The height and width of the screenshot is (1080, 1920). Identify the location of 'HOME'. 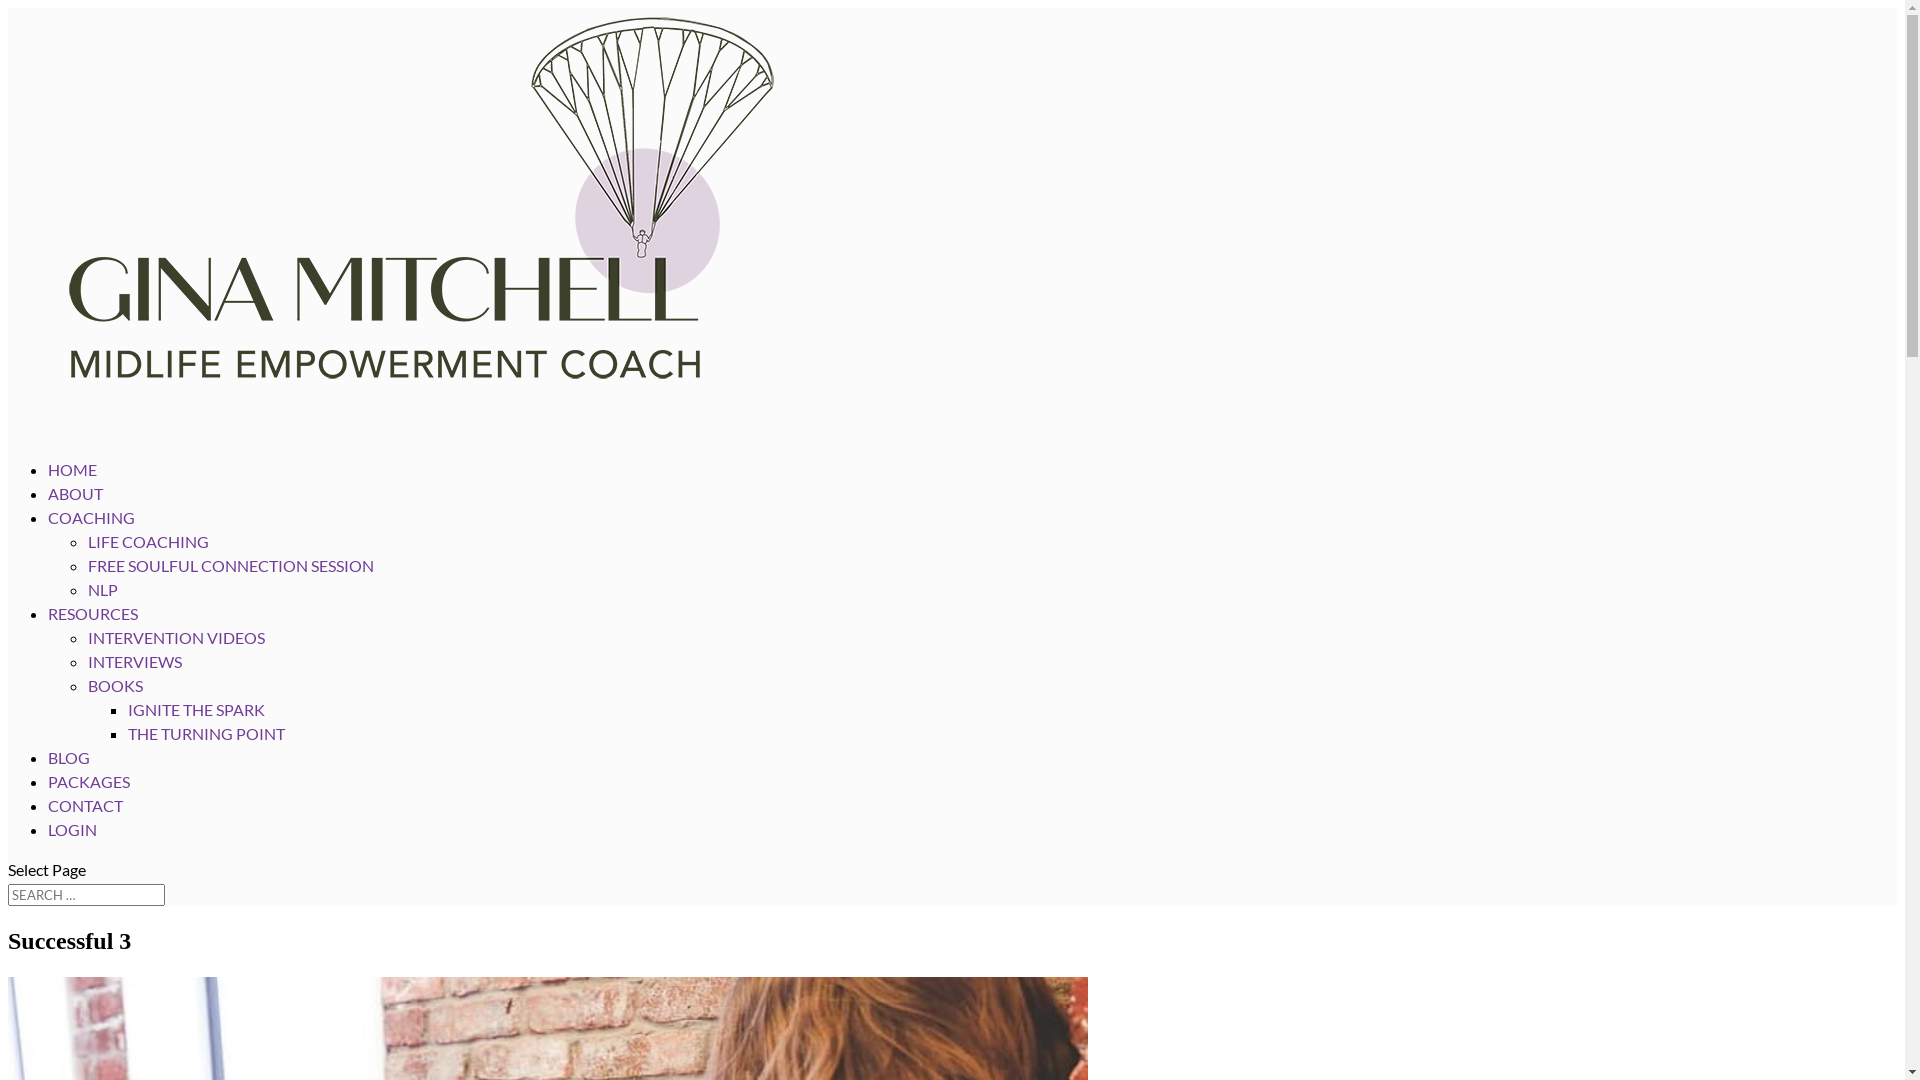
(72, 492).